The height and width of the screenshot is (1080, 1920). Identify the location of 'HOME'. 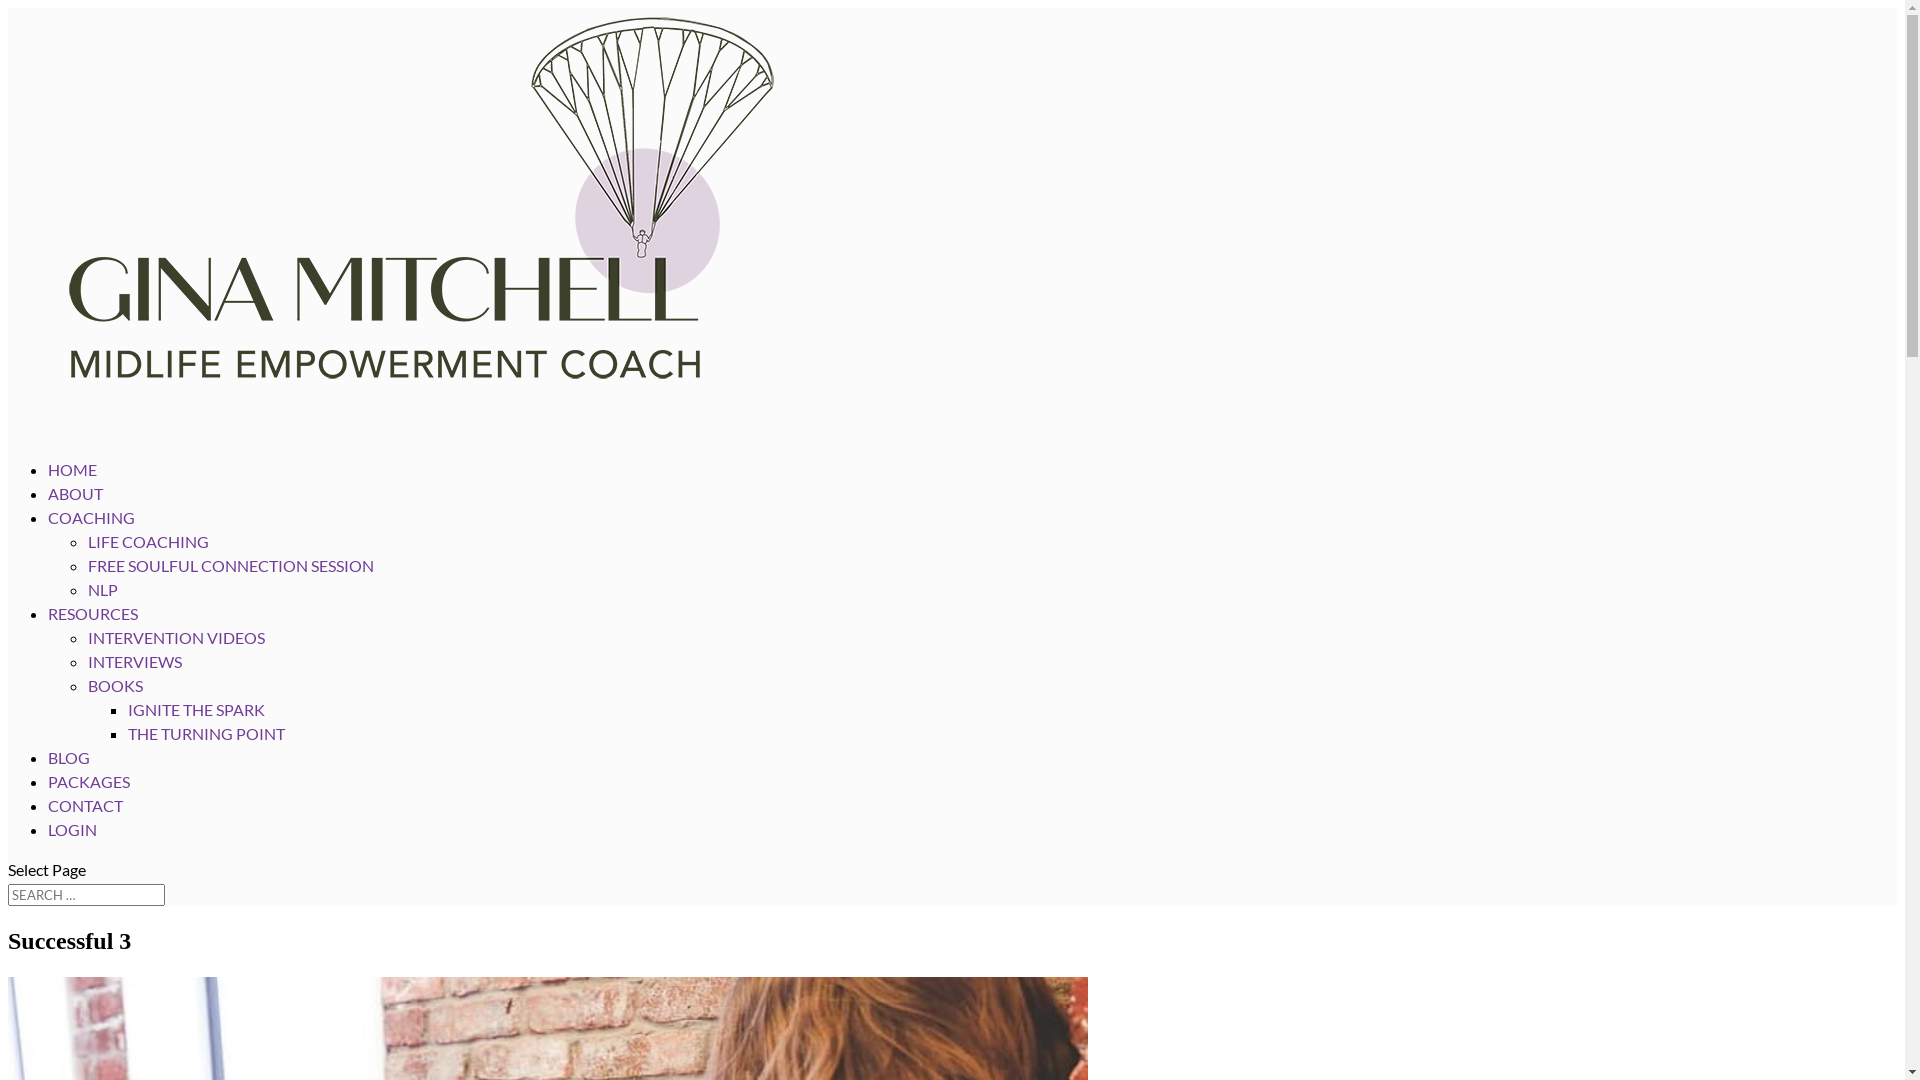
(72, 492).